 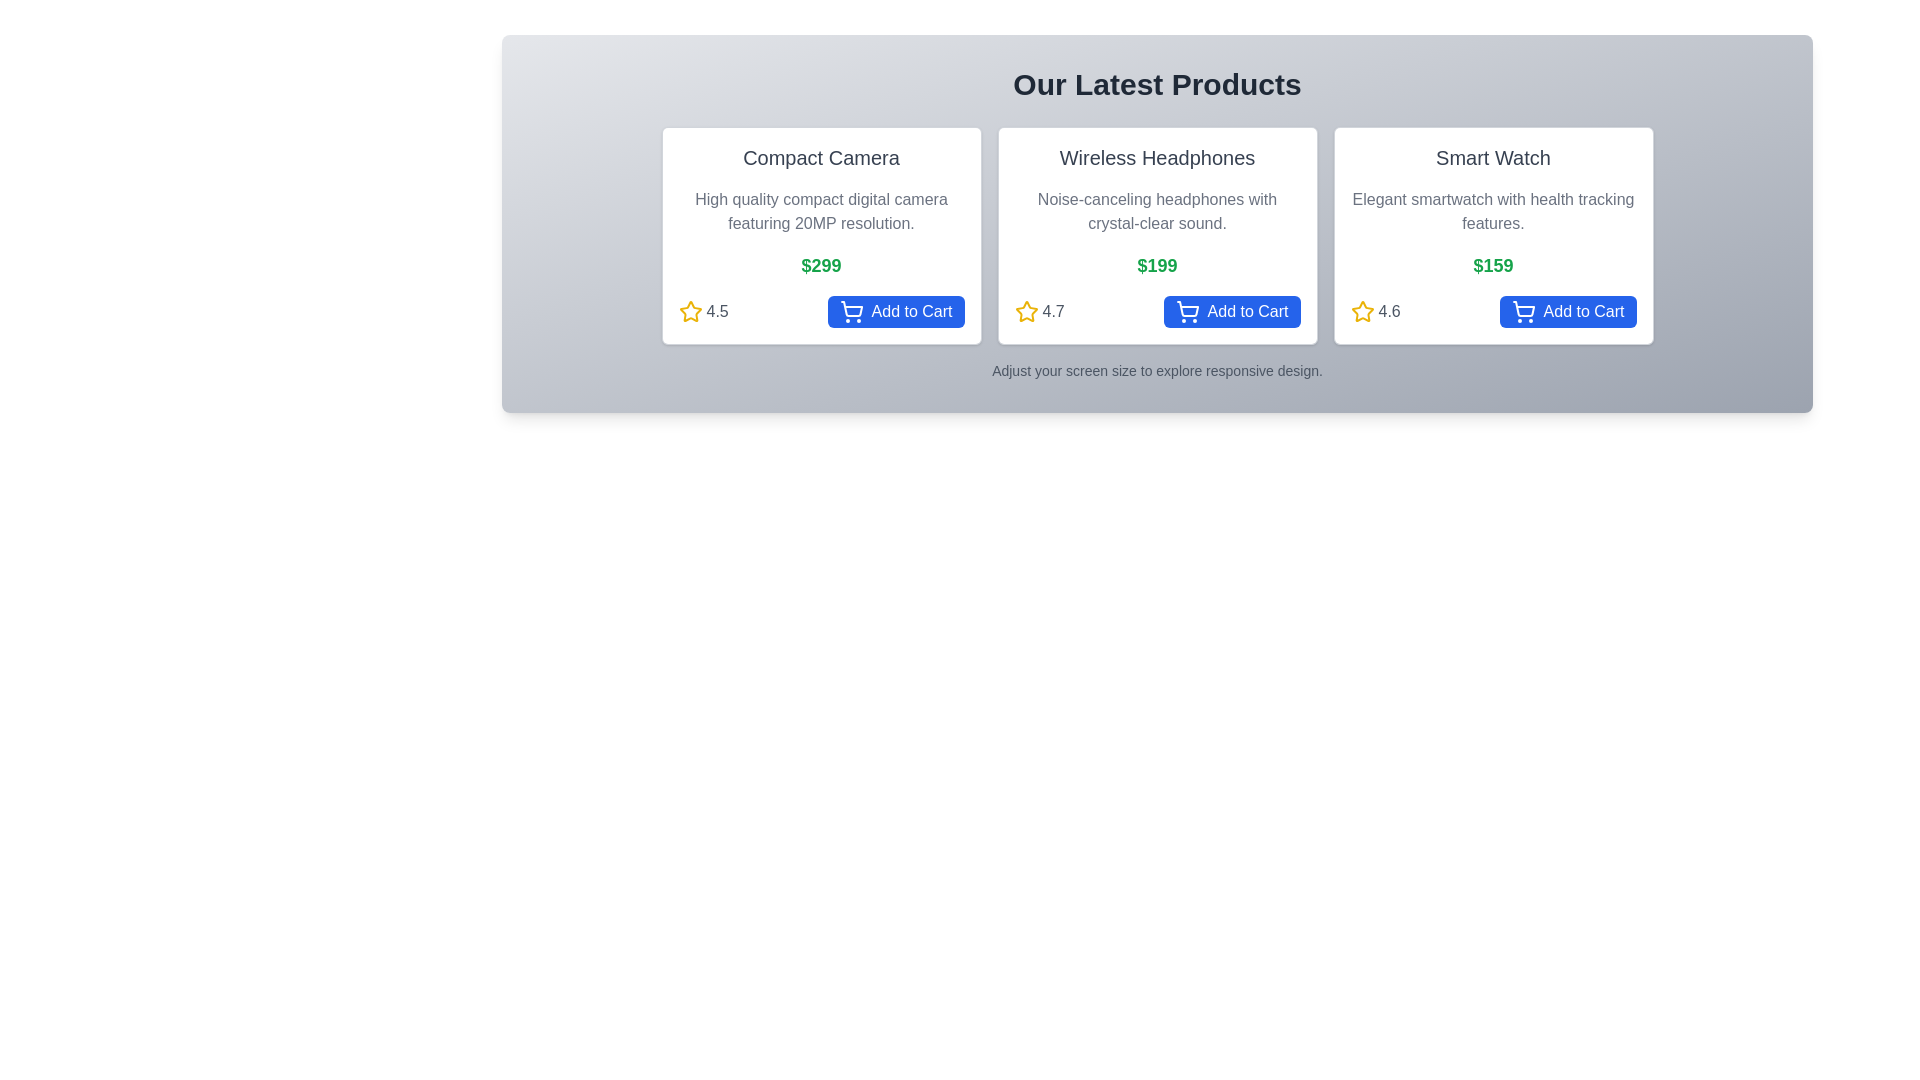 I want to click on the shopping cart icon within the blue 'Add to Cart' button for the 'Wireless Headphones' product, so click(x=1187, y=312).